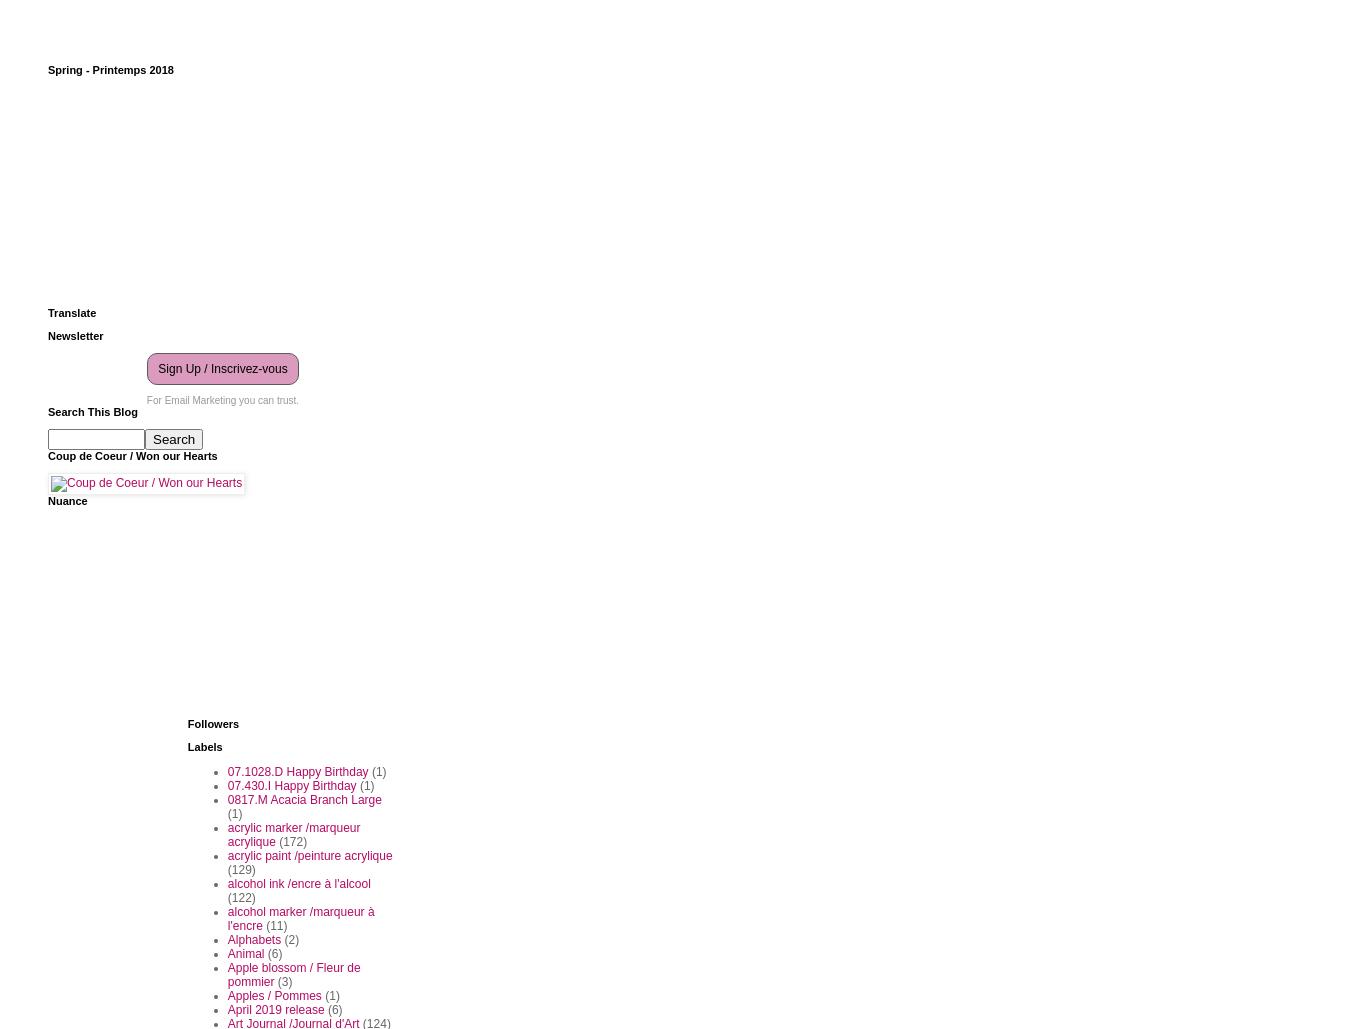 The image size is (1358, 1029). I want to click on 'alcohol marker /marqueur à l'encre', so click(299, 917).